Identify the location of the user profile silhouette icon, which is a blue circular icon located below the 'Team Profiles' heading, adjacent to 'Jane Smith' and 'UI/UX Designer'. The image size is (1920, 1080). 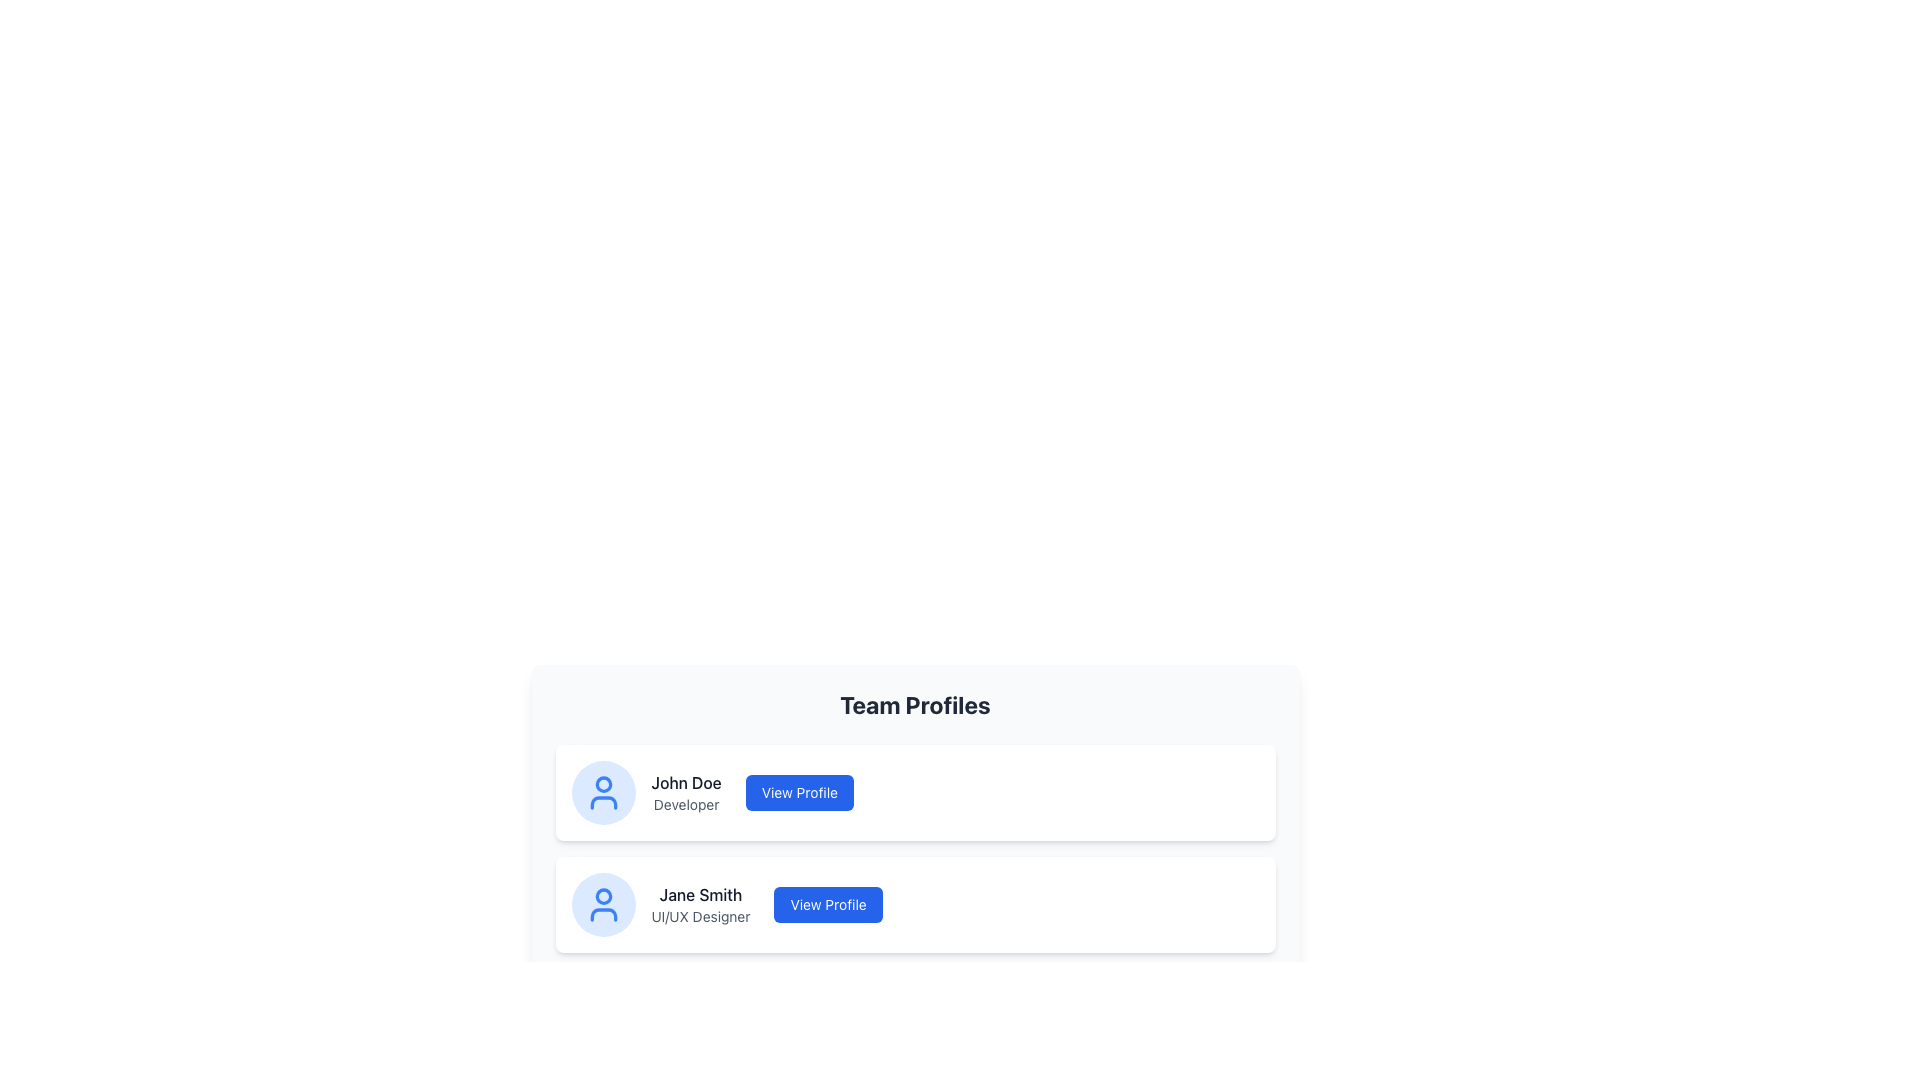
(602, 905).